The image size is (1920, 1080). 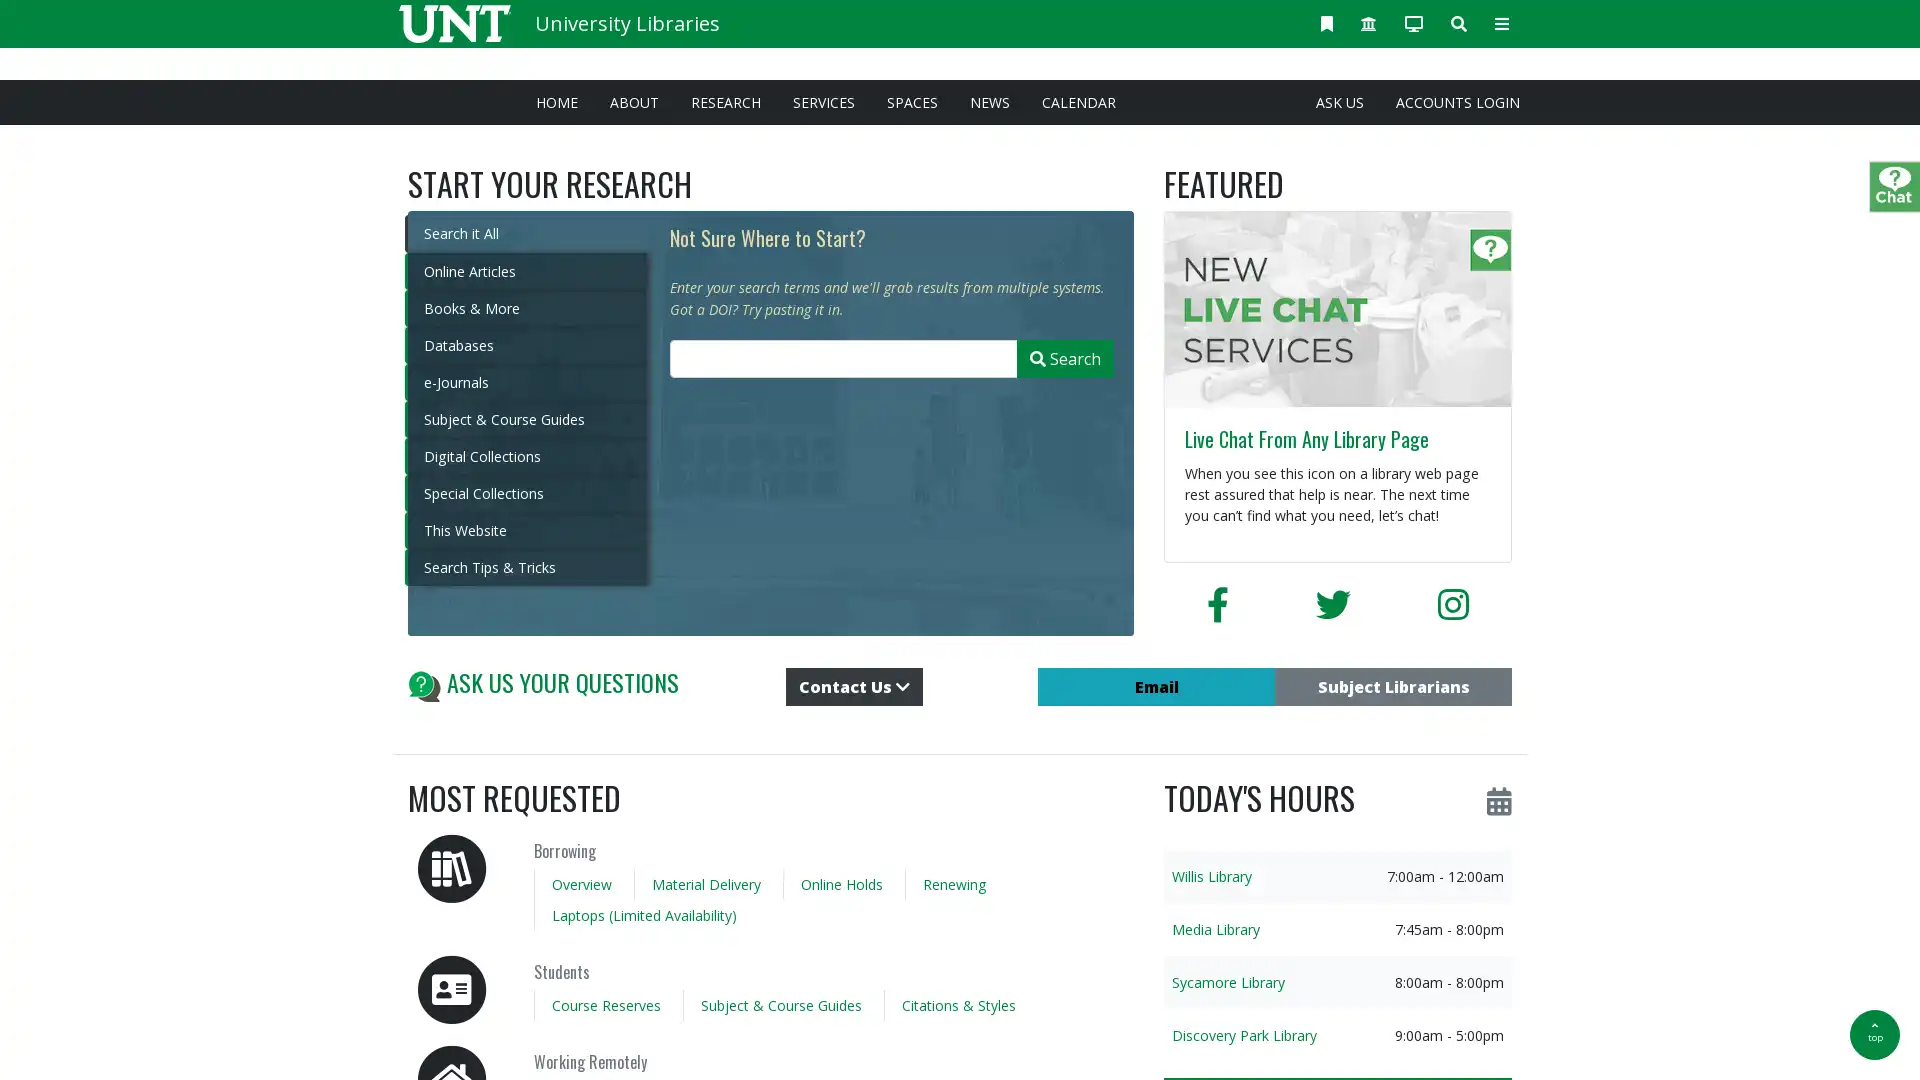 What do you see at coordinates (1326, 23) in the screenshot?
I see `Open Dialog: U N T - Quick Links` at bounding box center [1326, 23].